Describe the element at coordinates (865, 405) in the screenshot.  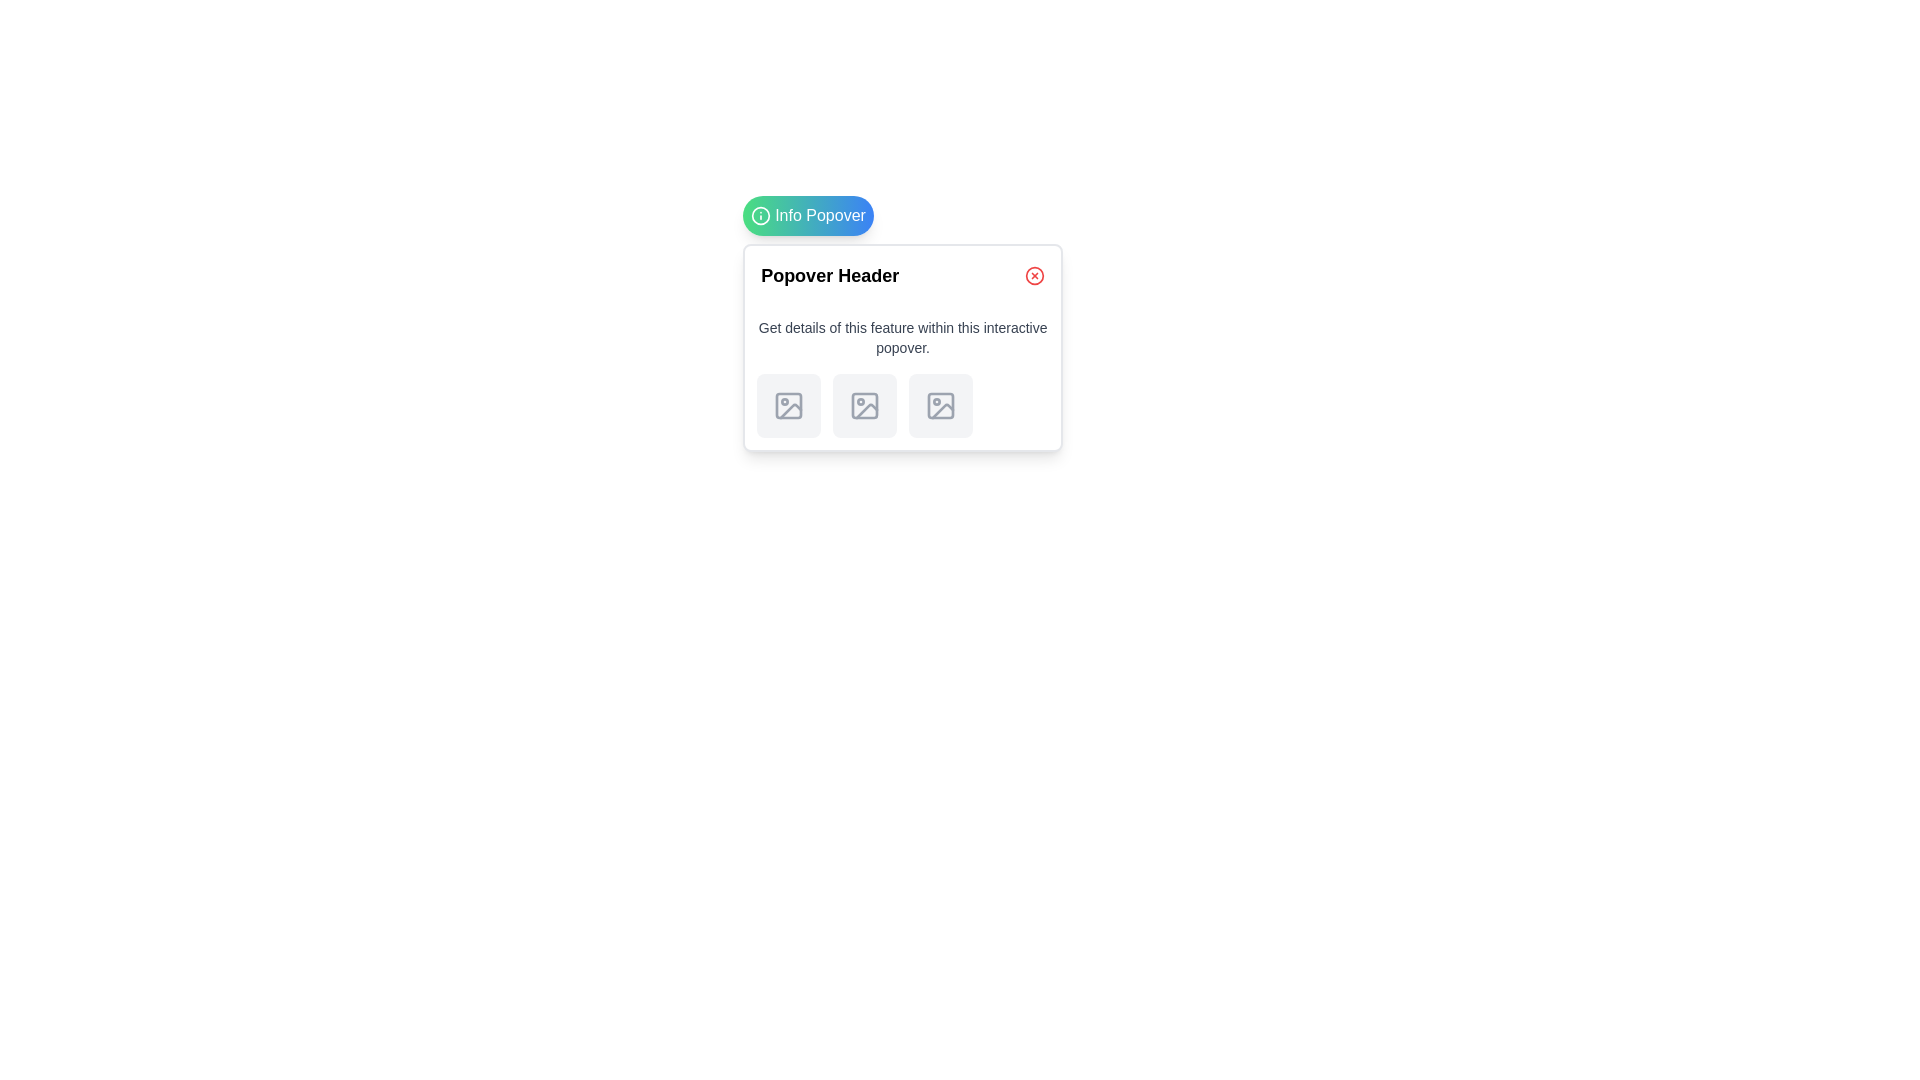
I see `the second square-shaped icon with rounded edges that has a light gray background and a darker gray photo placeholder icon, located in the right-hand column of the layout` at that location.